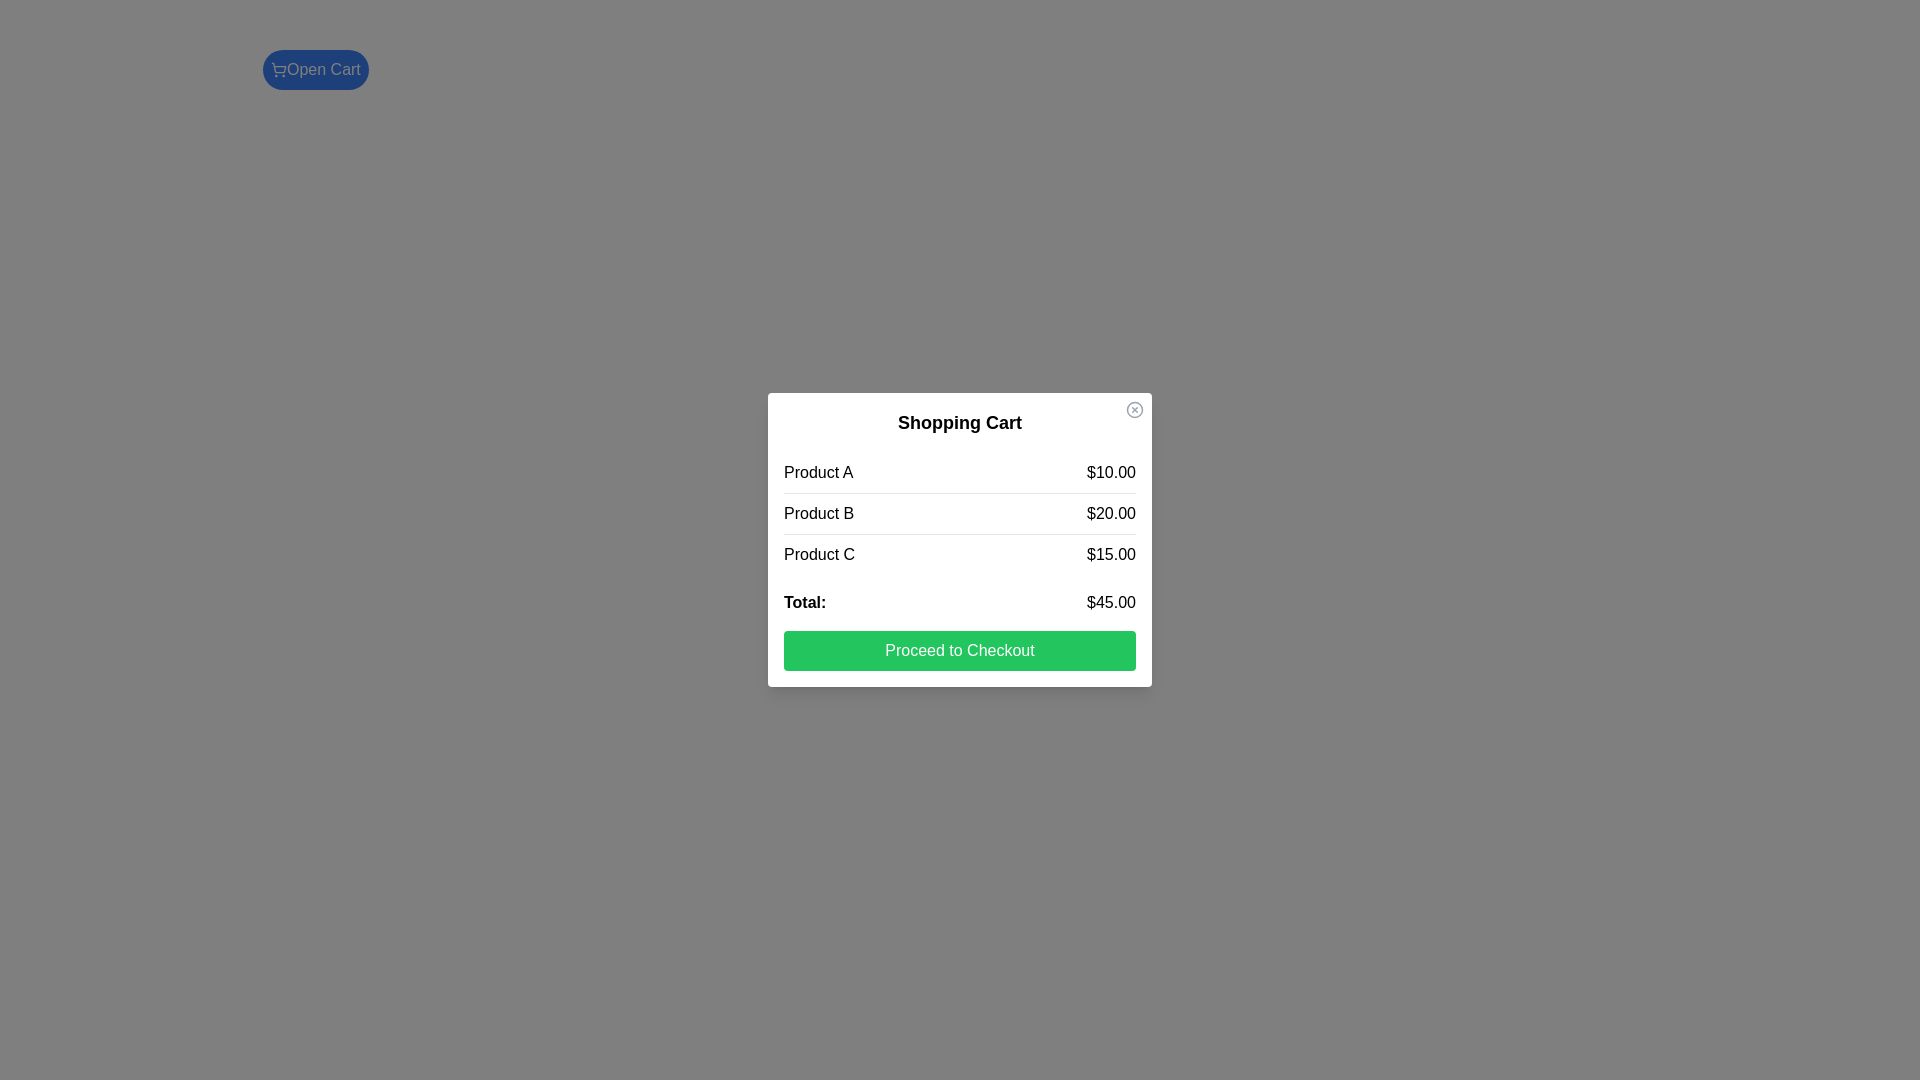 The image size is (1920, 1080). I want to click on the close button for the shopping cart popup, located at the top-right corner of the modal window, to change its color, so click(1134, 408).